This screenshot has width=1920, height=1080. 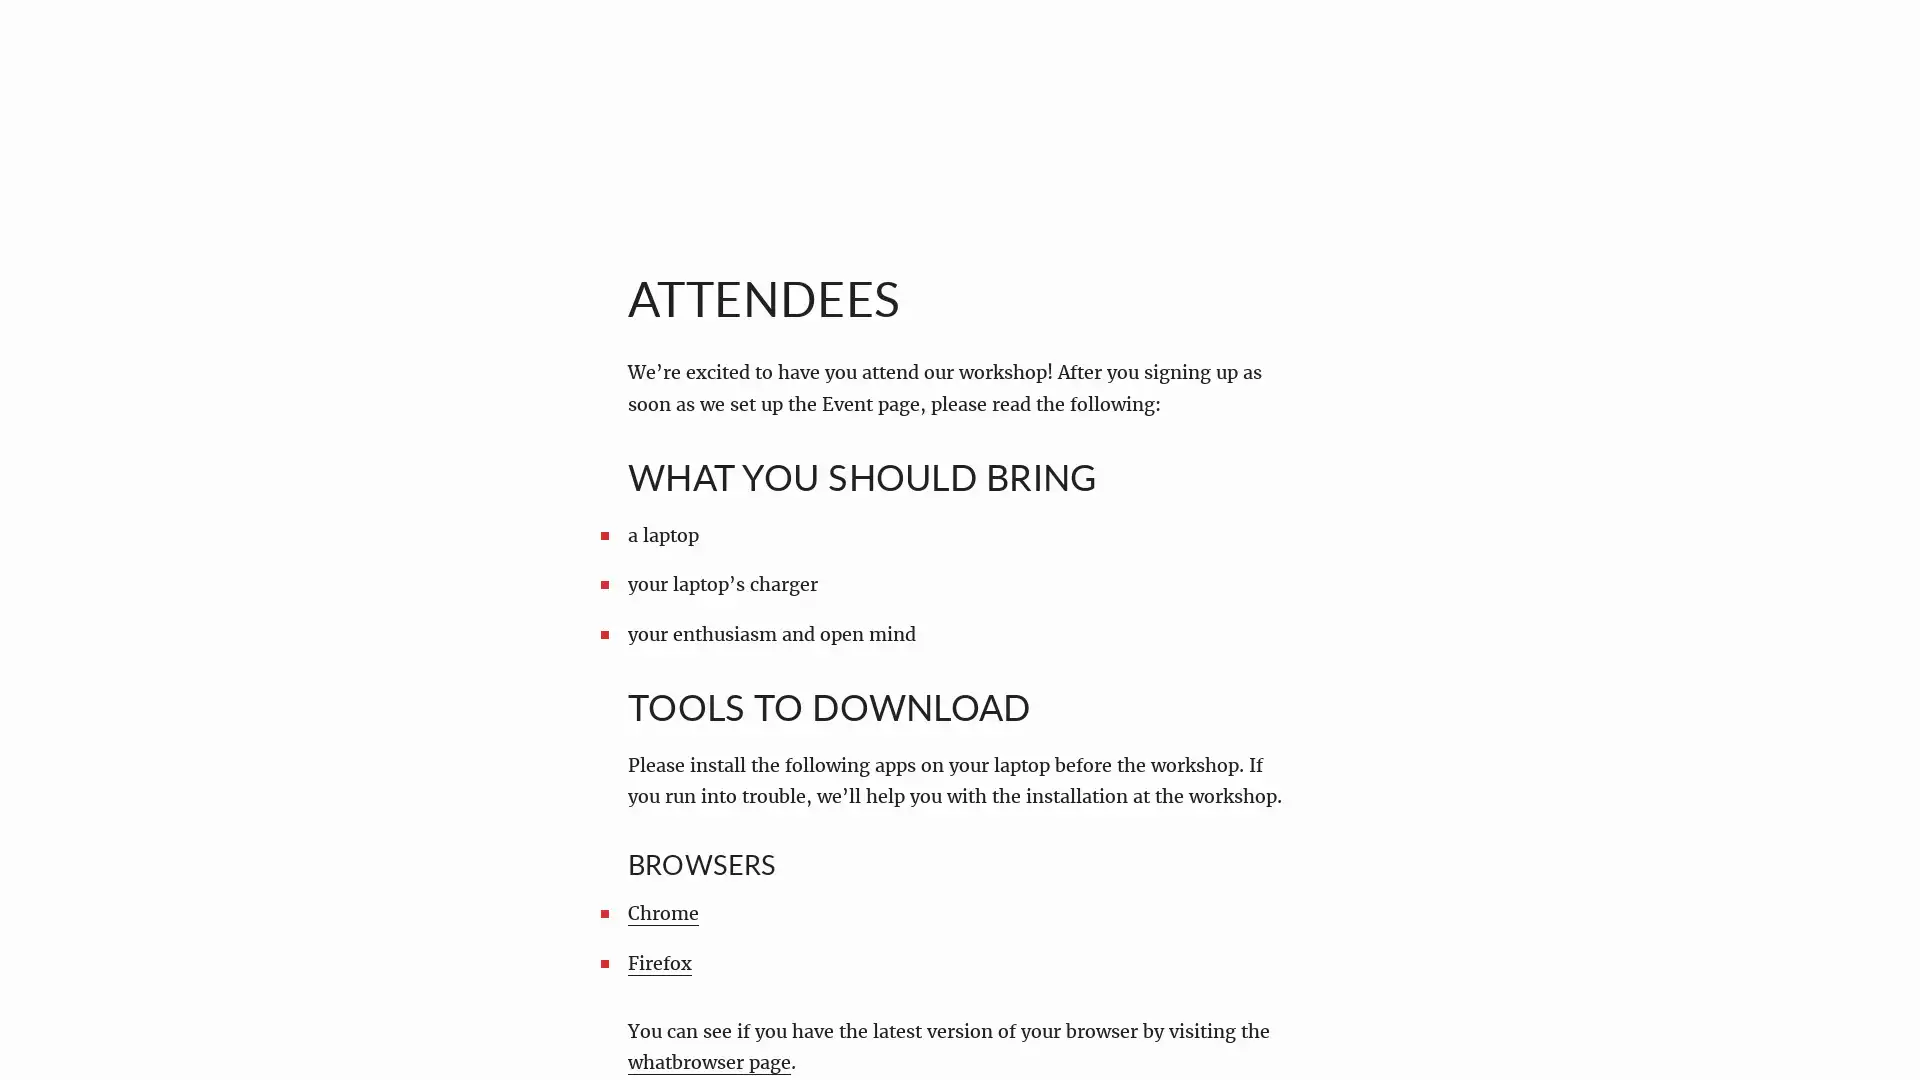 I want to click on Open Menu, so click(x=64, y=63).